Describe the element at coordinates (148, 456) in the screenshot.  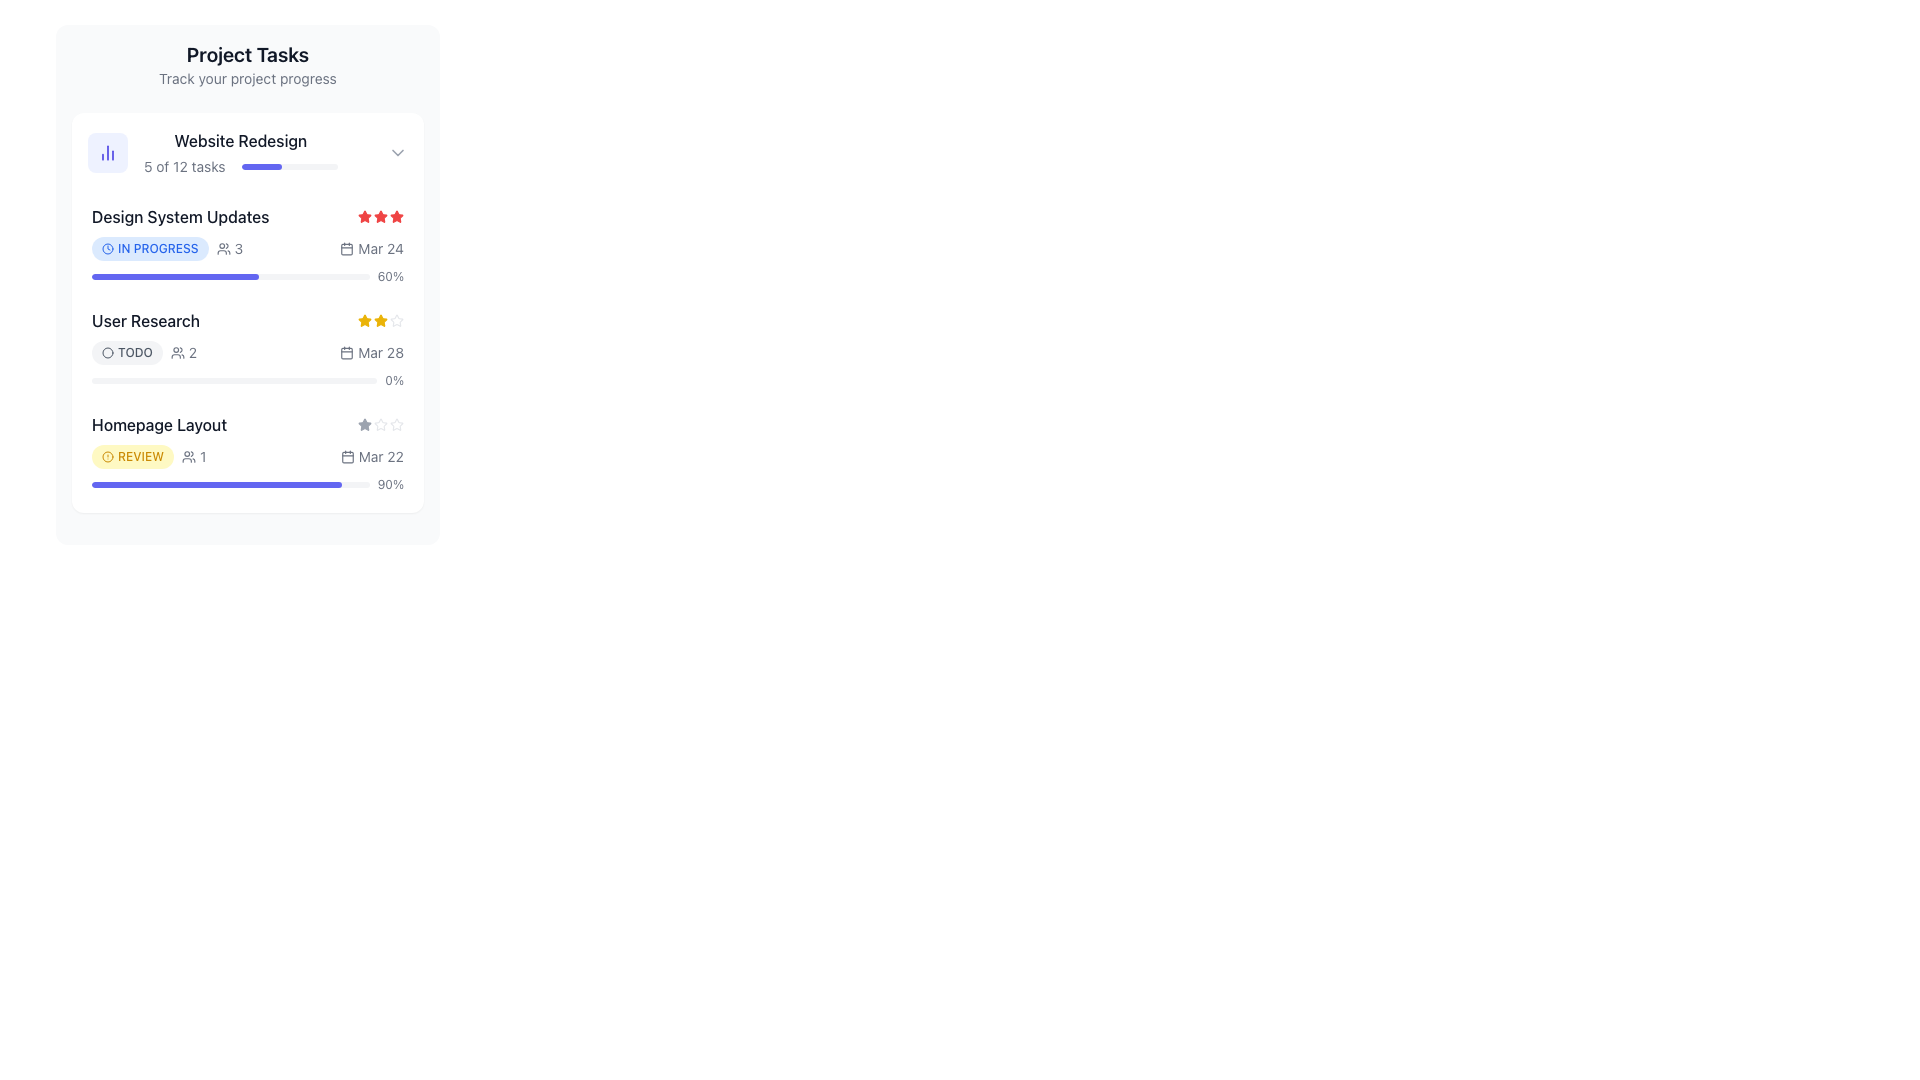
I see `the status badge component with the text 'REVIEW' and alert icon in the 'Homepage Layout' of the 'Project Tasks' interface` at that location.